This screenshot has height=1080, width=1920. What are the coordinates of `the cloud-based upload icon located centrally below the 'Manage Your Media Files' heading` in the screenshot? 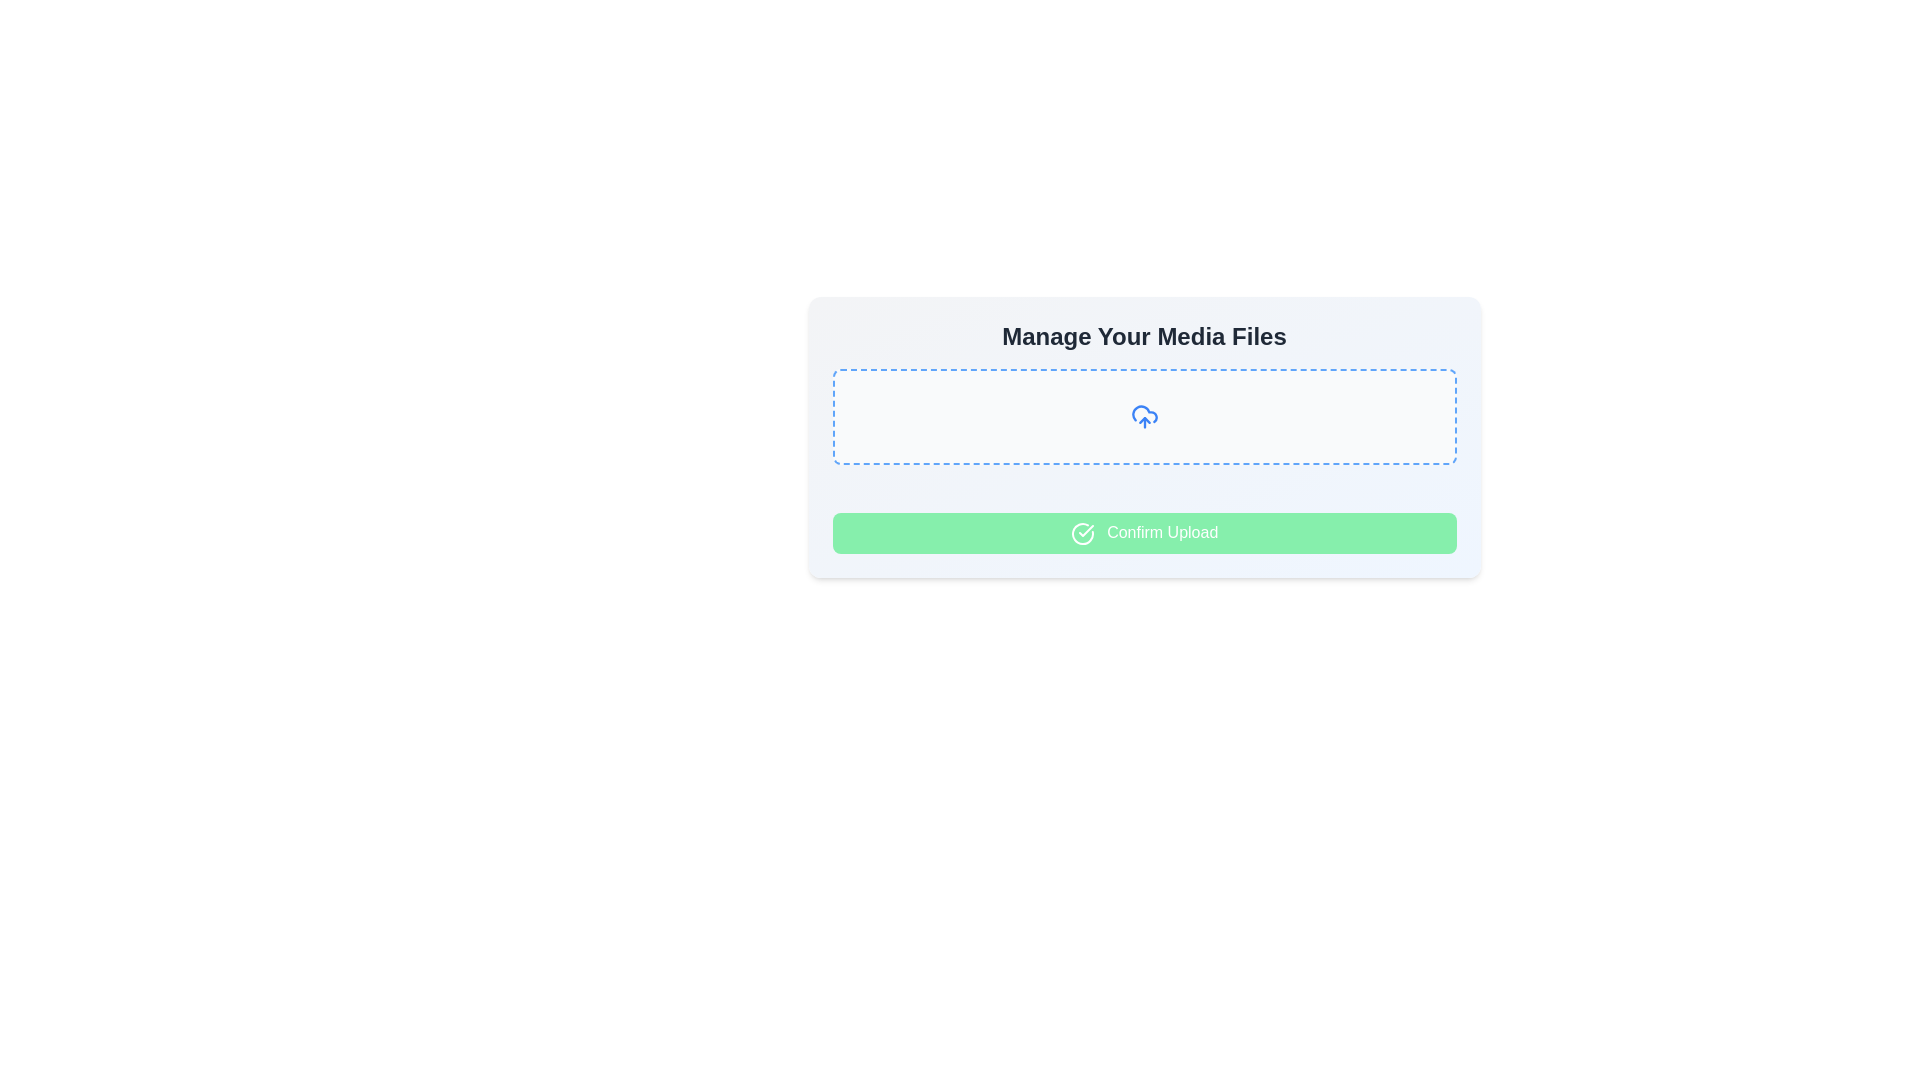 It's located at (1144, 413).